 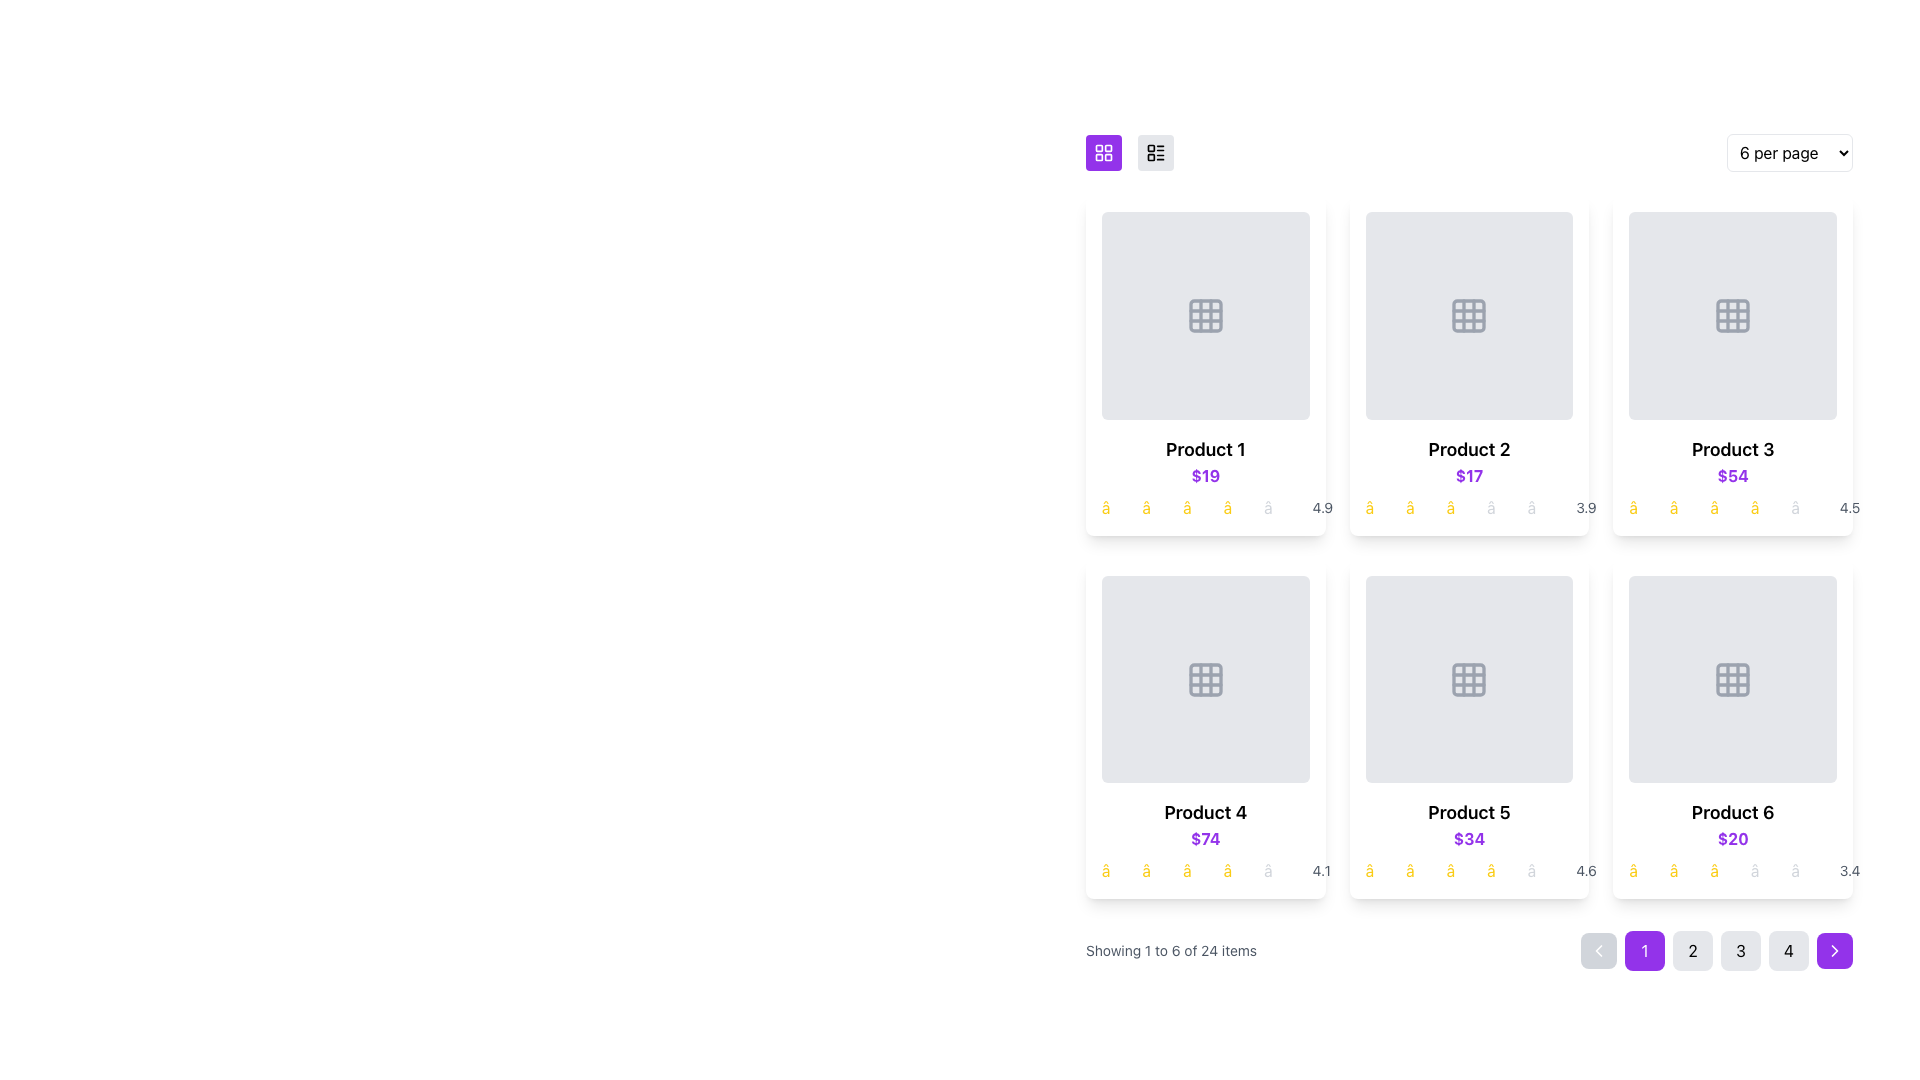 What do you see at coordinates (1585, 870) in the screenshot?
I see `text label that displays the numerical rating, located at the far right of the rating component beneath the fifth star icon in the product card layout` at bounding box center [1585, 870].